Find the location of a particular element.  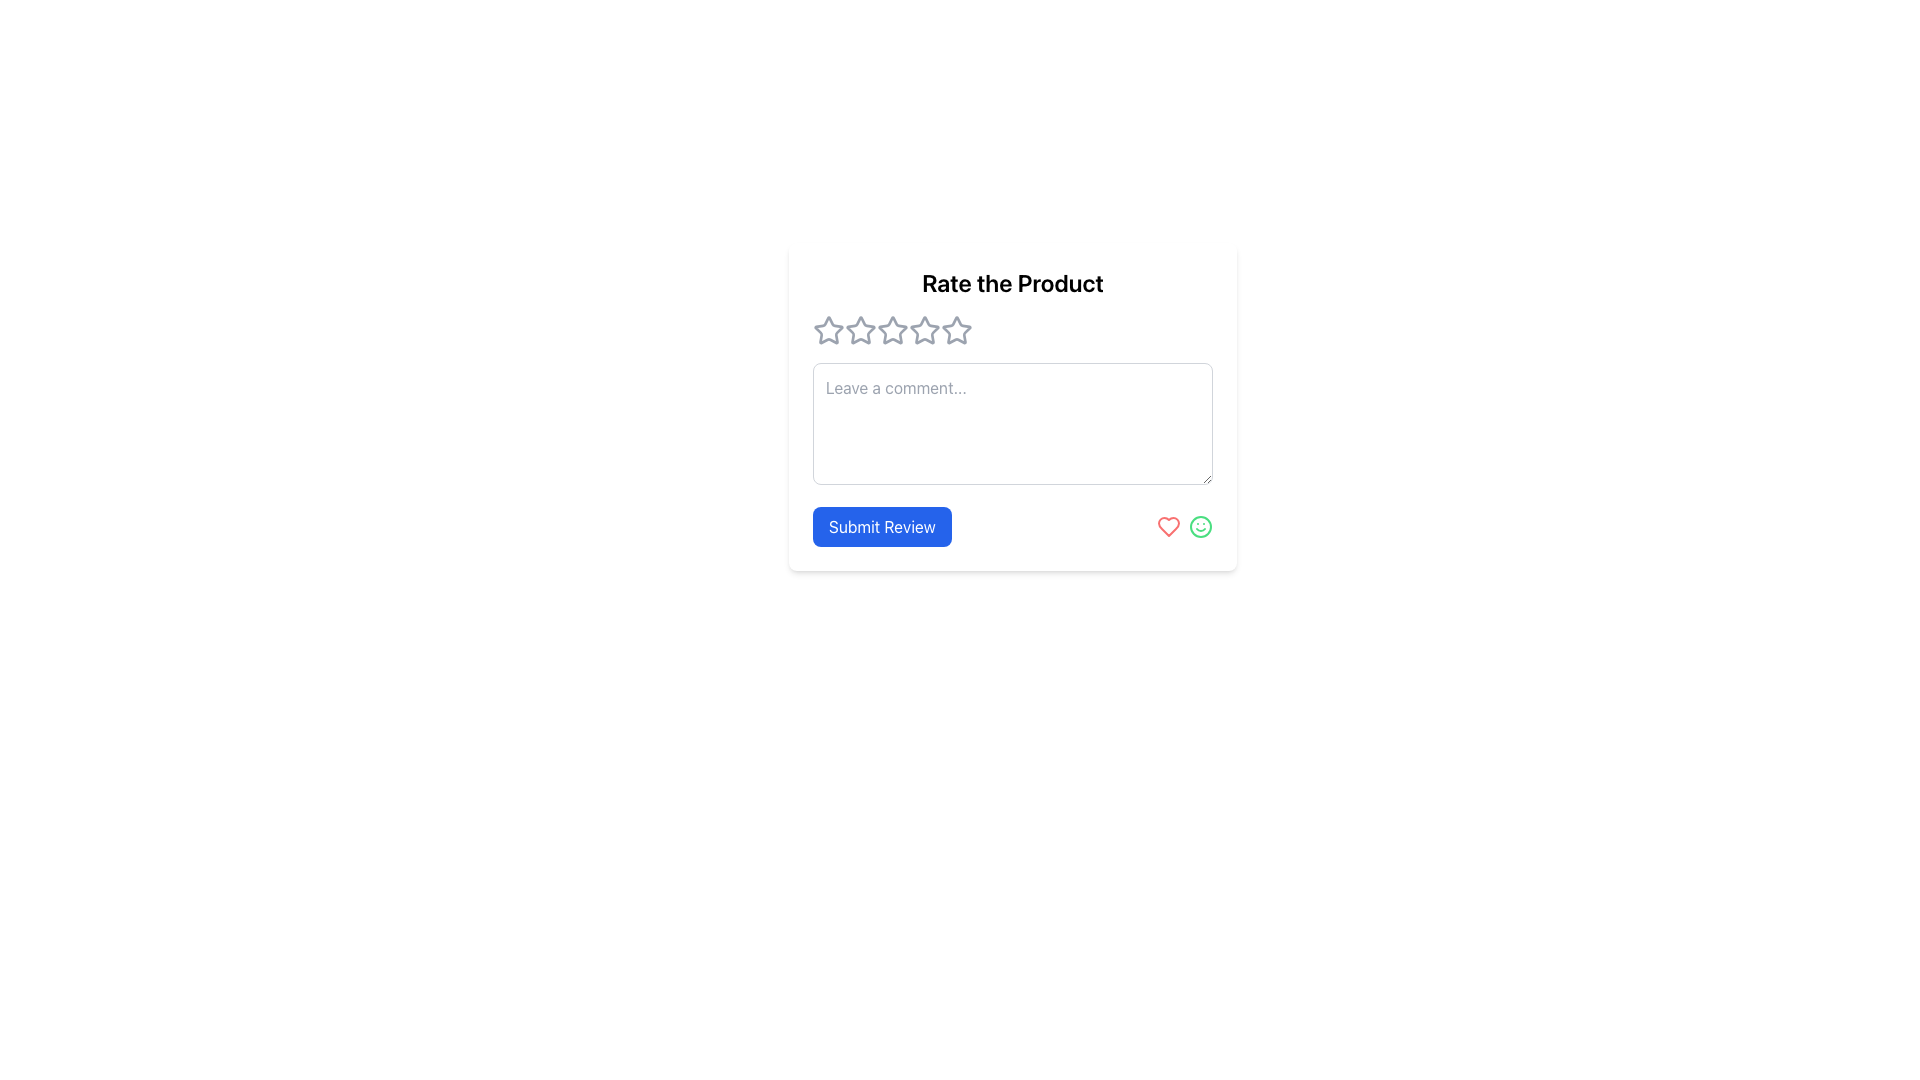

the outermost circular icon is located at coordinates (1200, 526).